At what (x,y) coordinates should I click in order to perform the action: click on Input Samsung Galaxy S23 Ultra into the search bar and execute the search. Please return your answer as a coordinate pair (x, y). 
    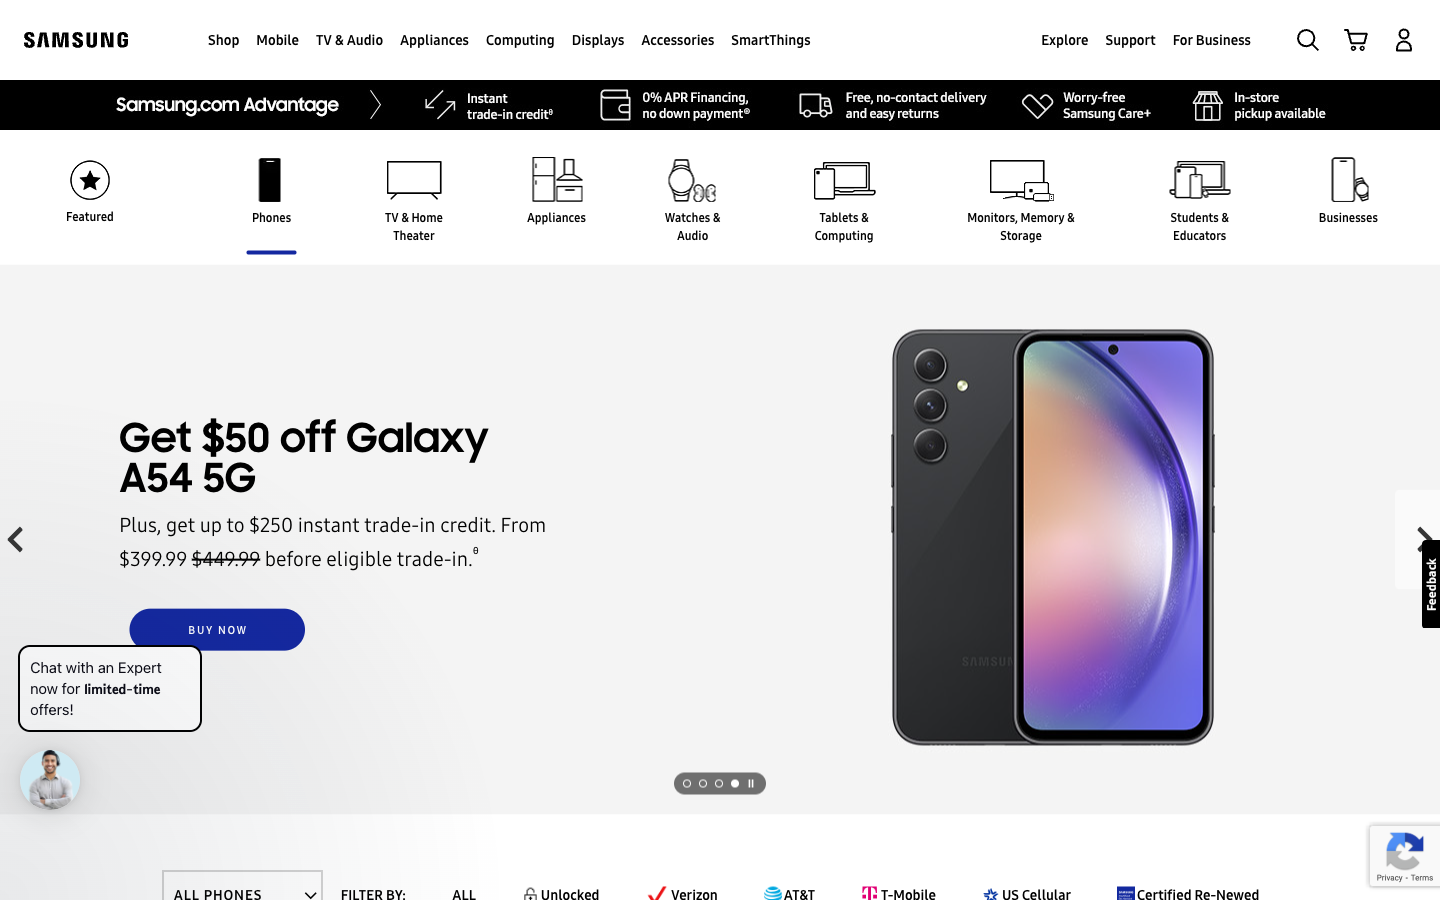
    Looking at the image, I should click on (1307, 38).